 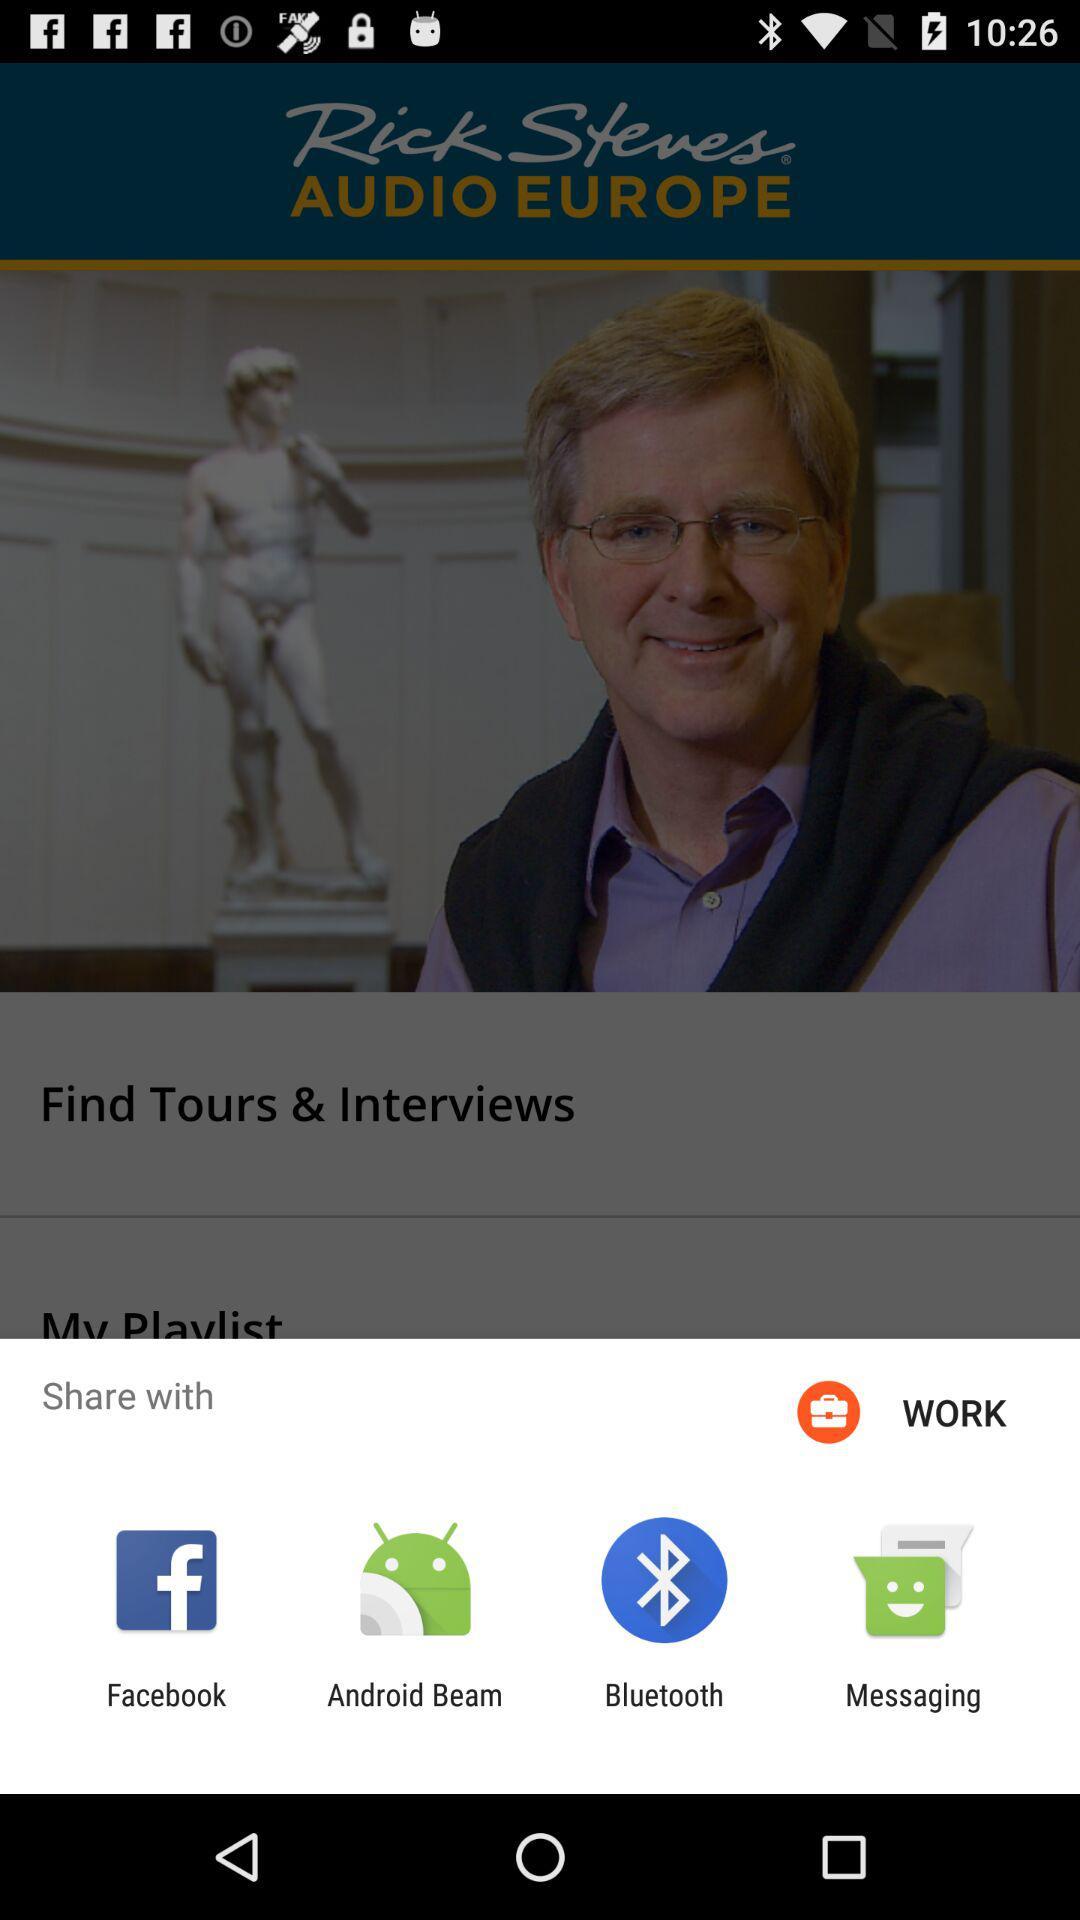 What do you see at coordinates (913, 1711) in the screenshot?
I see `icon to the right of bluetooth icon` at bounding box center [913, 1711].